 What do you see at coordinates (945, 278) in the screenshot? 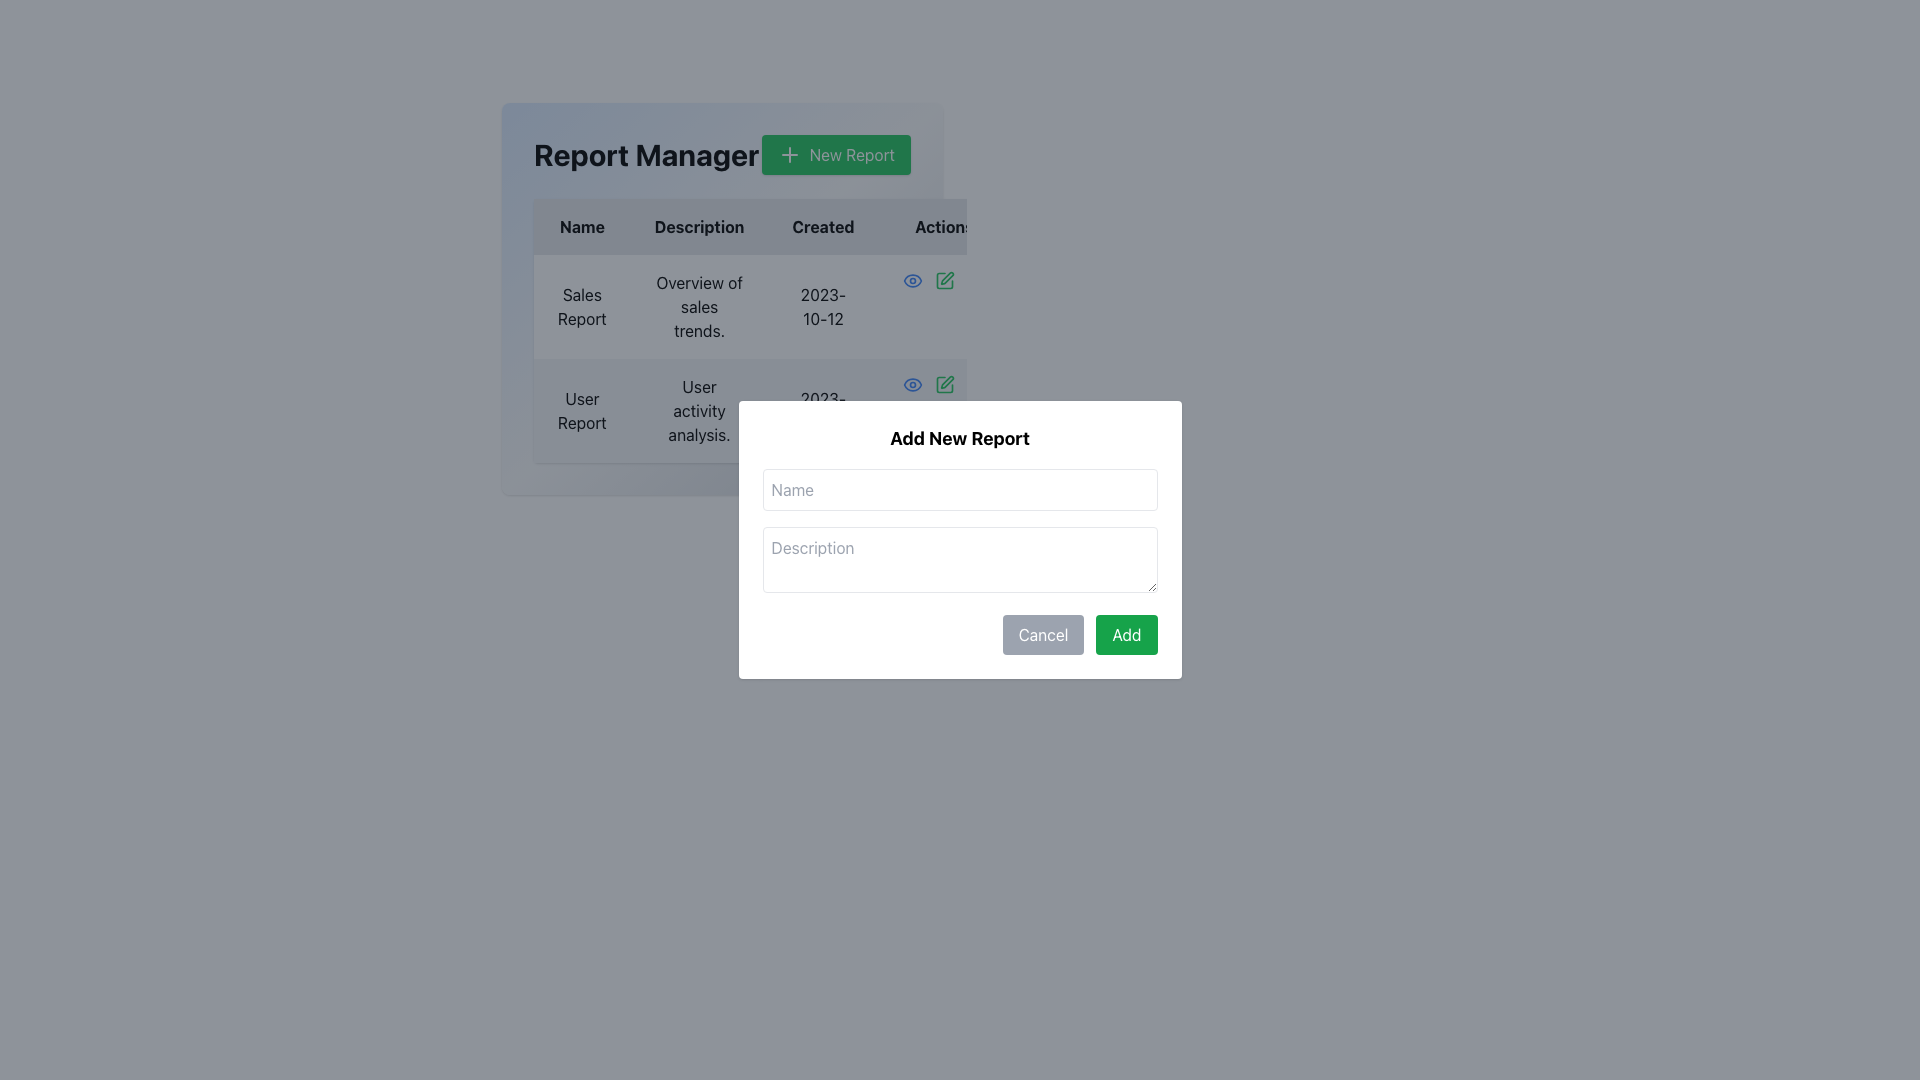
I see `the pen icon in the 'Actions' column of the 'Report Manager' table to initiate the editing action for the 'Sales Report' entry` at bounding box center [945, 278].